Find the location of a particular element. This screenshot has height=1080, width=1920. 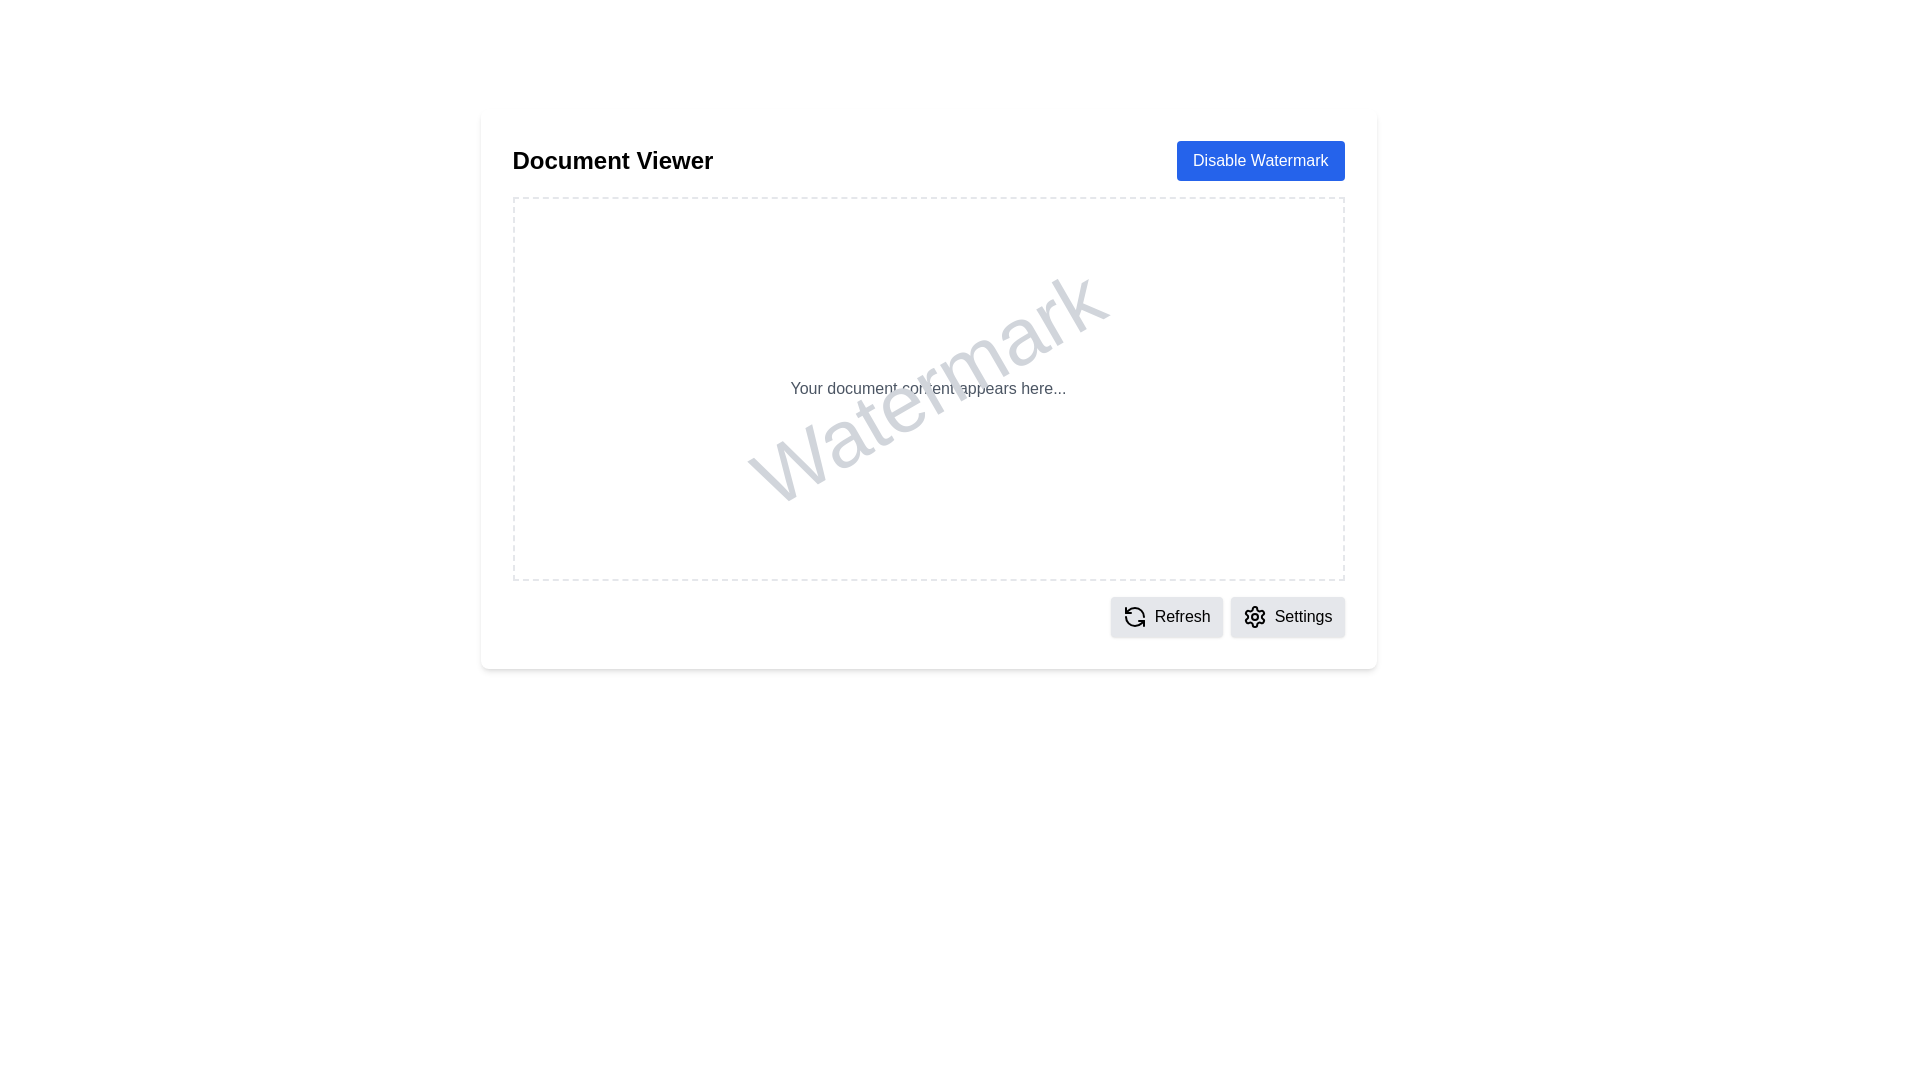

the 'Document Viewer' label, which is a prominent header displayed in bold and larger font, located in the upper left side of the interface is located at coordinates (612, 160).